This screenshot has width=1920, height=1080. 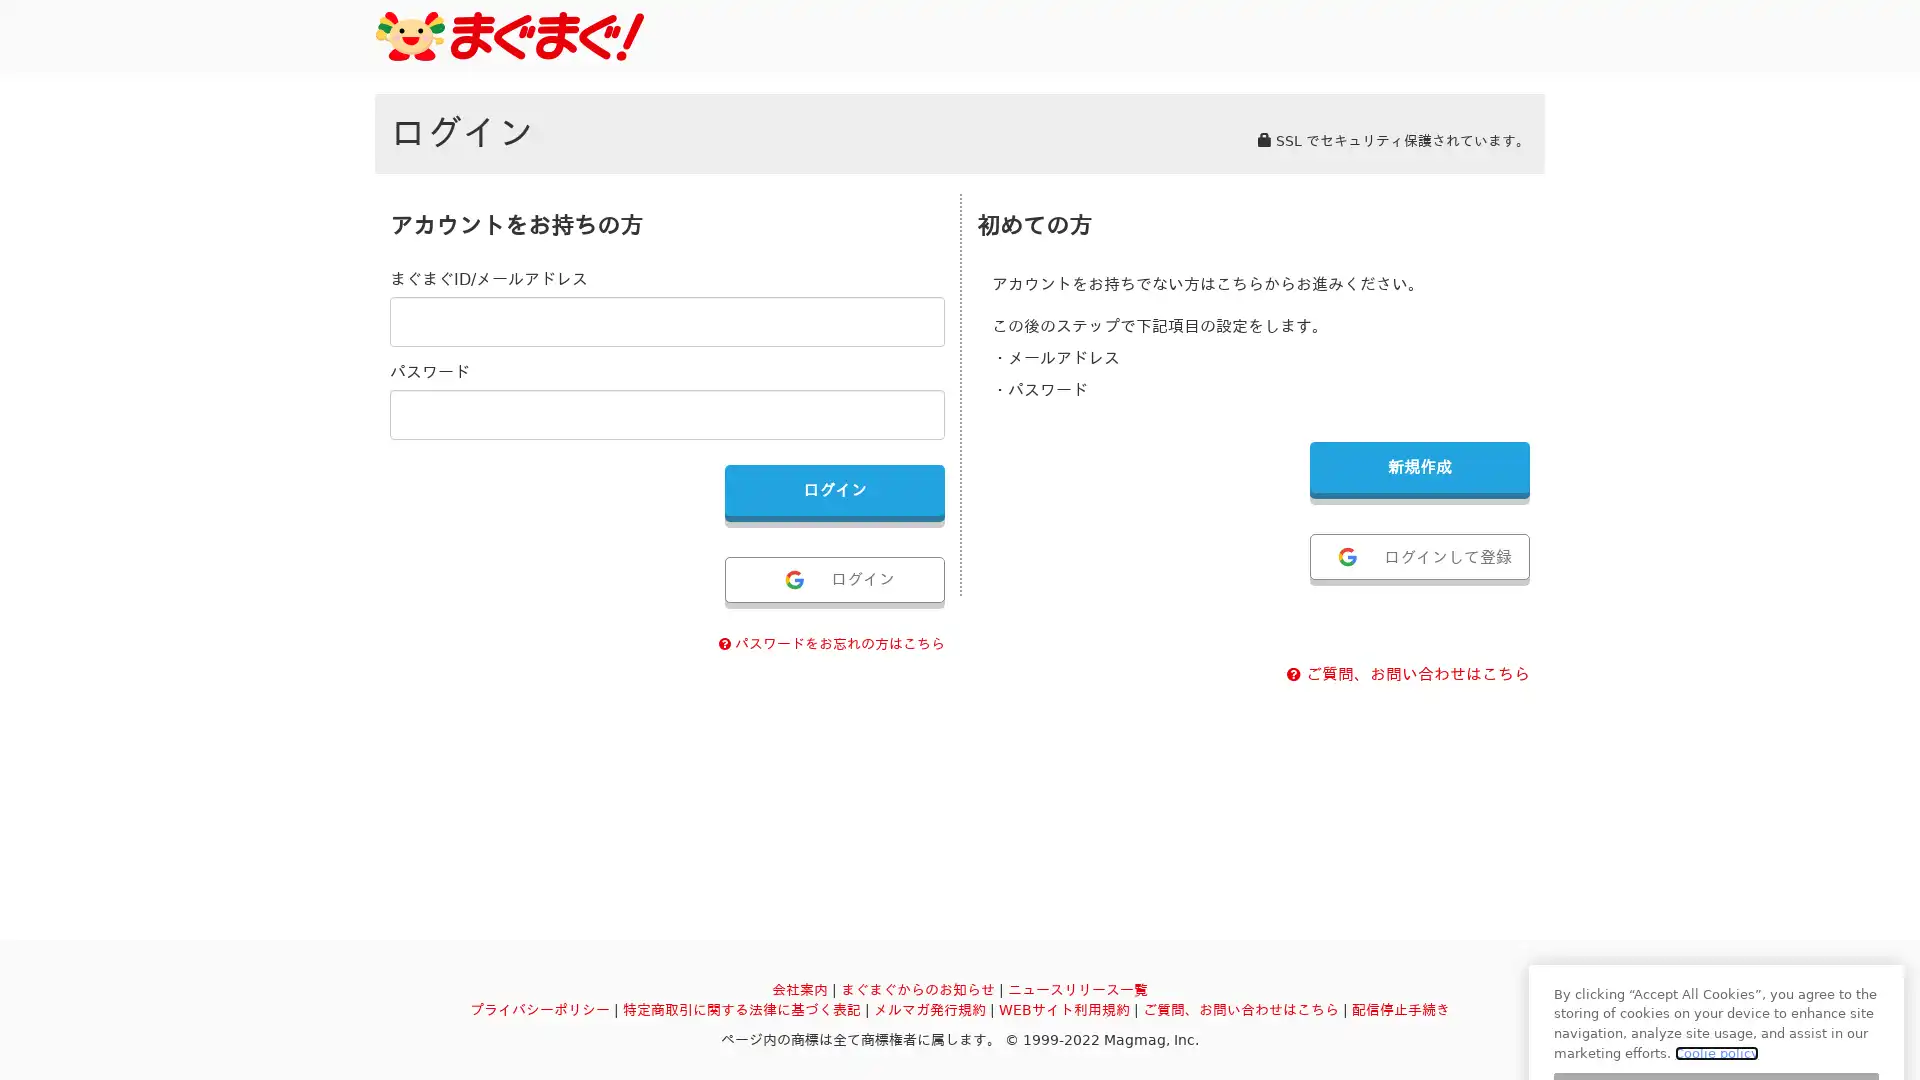 What do you see at coordinates (1715, 992) in the screenshot?
I see `ok` at bounding box center [1715, 992].